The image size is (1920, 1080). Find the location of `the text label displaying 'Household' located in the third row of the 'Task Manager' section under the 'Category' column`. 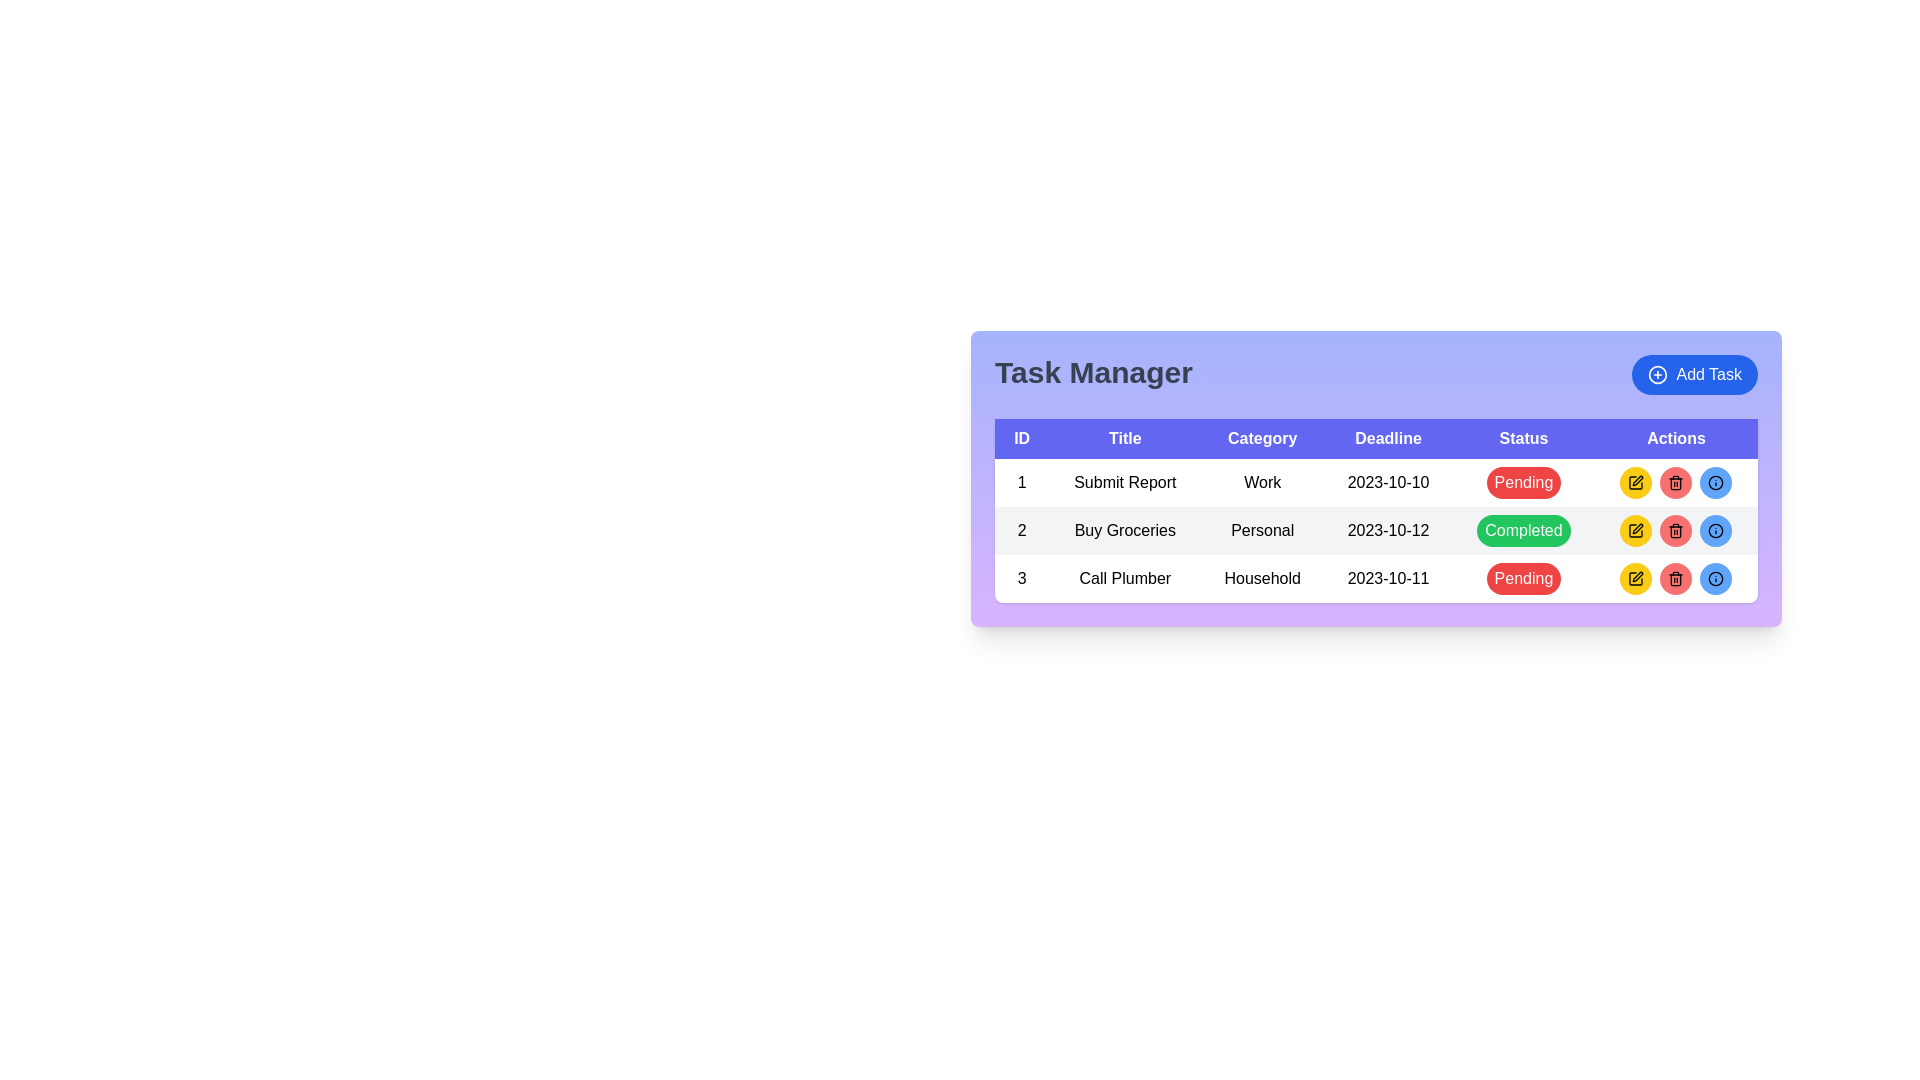

the text label displaying 'Household' located in the third row of the 'Task Manager' section under the 'Category' column is located at coordinates (1261, 578).